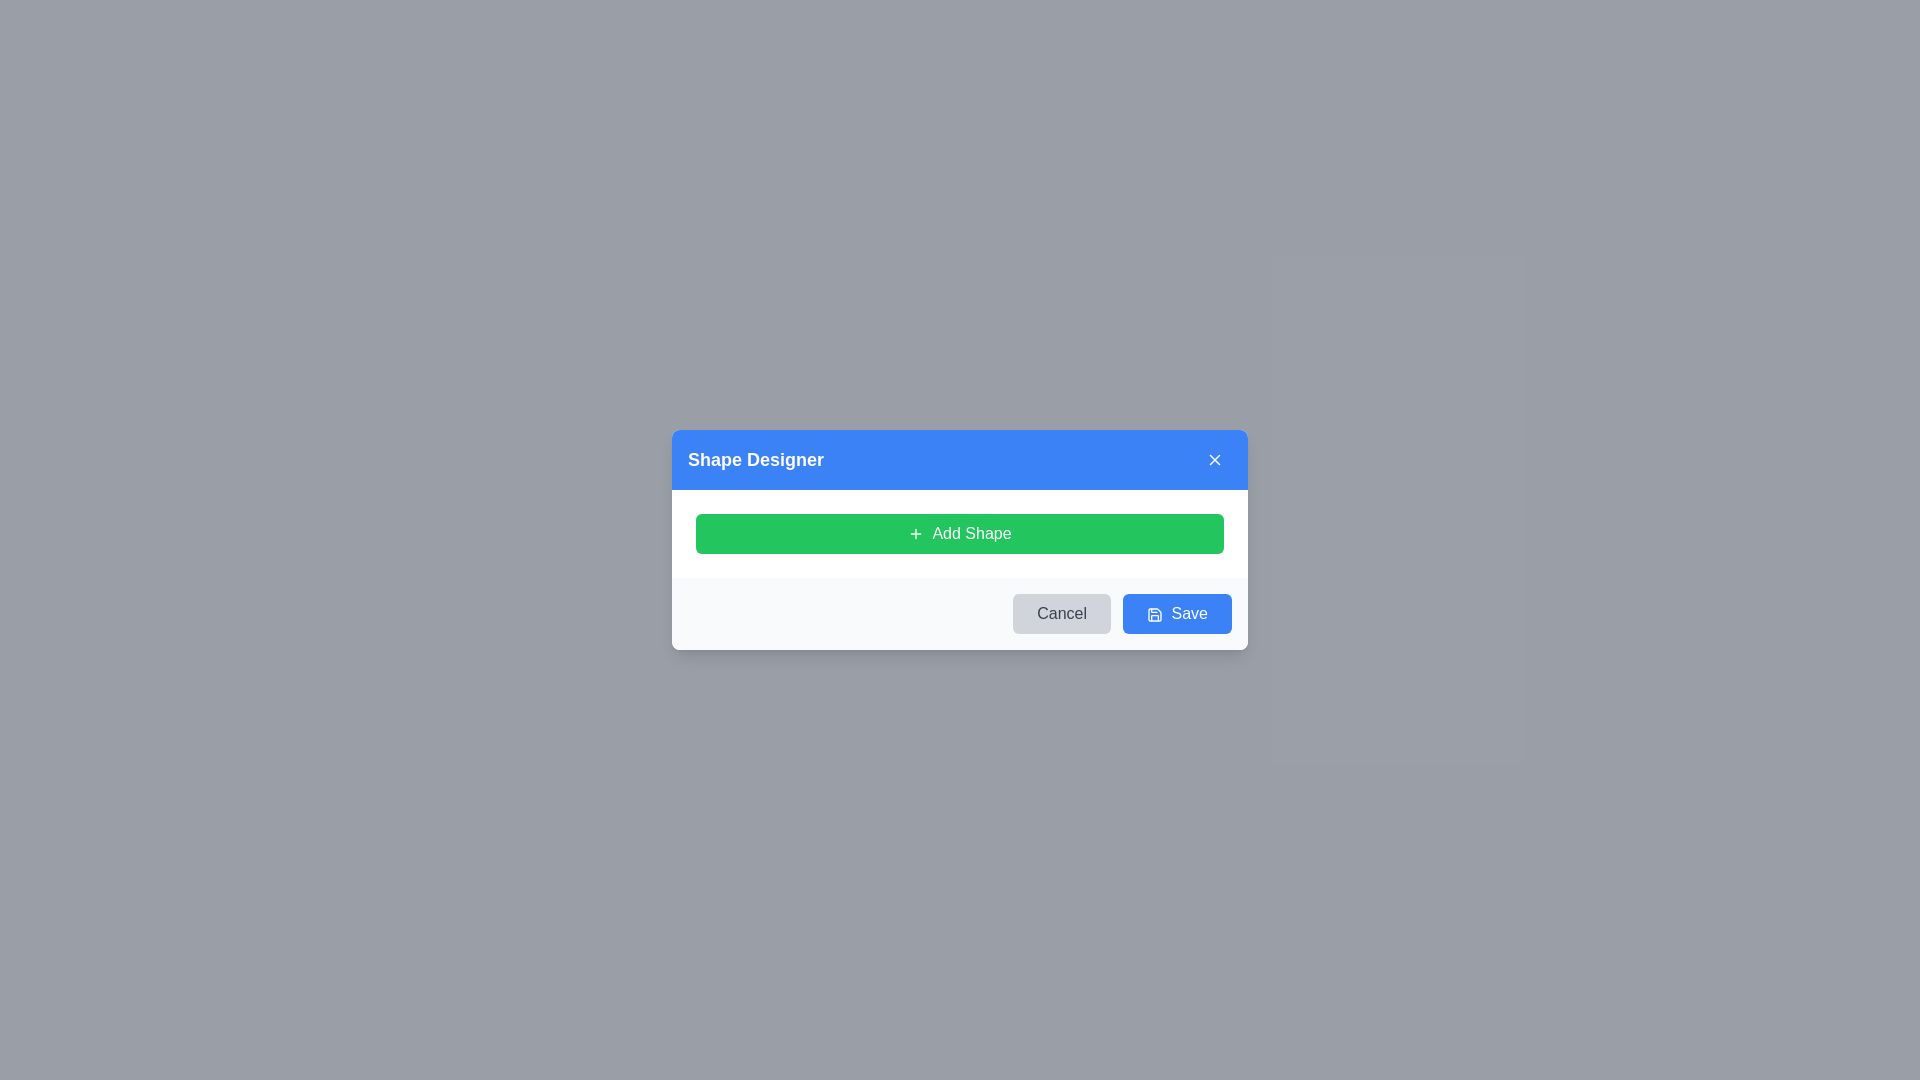 This screenshot has height=1080, width=1920. What do you see at coordinates (960, 532) in the screenshot?
I see `the 'Add Shape' button, which is a horizontally rectangular button with rounded corners, bright green color, and contains a '+' icon followed by the text 'Add Shape' in white color, located centrally within the 'Shape Designer' dialog box` at bounding box center [960, 532].